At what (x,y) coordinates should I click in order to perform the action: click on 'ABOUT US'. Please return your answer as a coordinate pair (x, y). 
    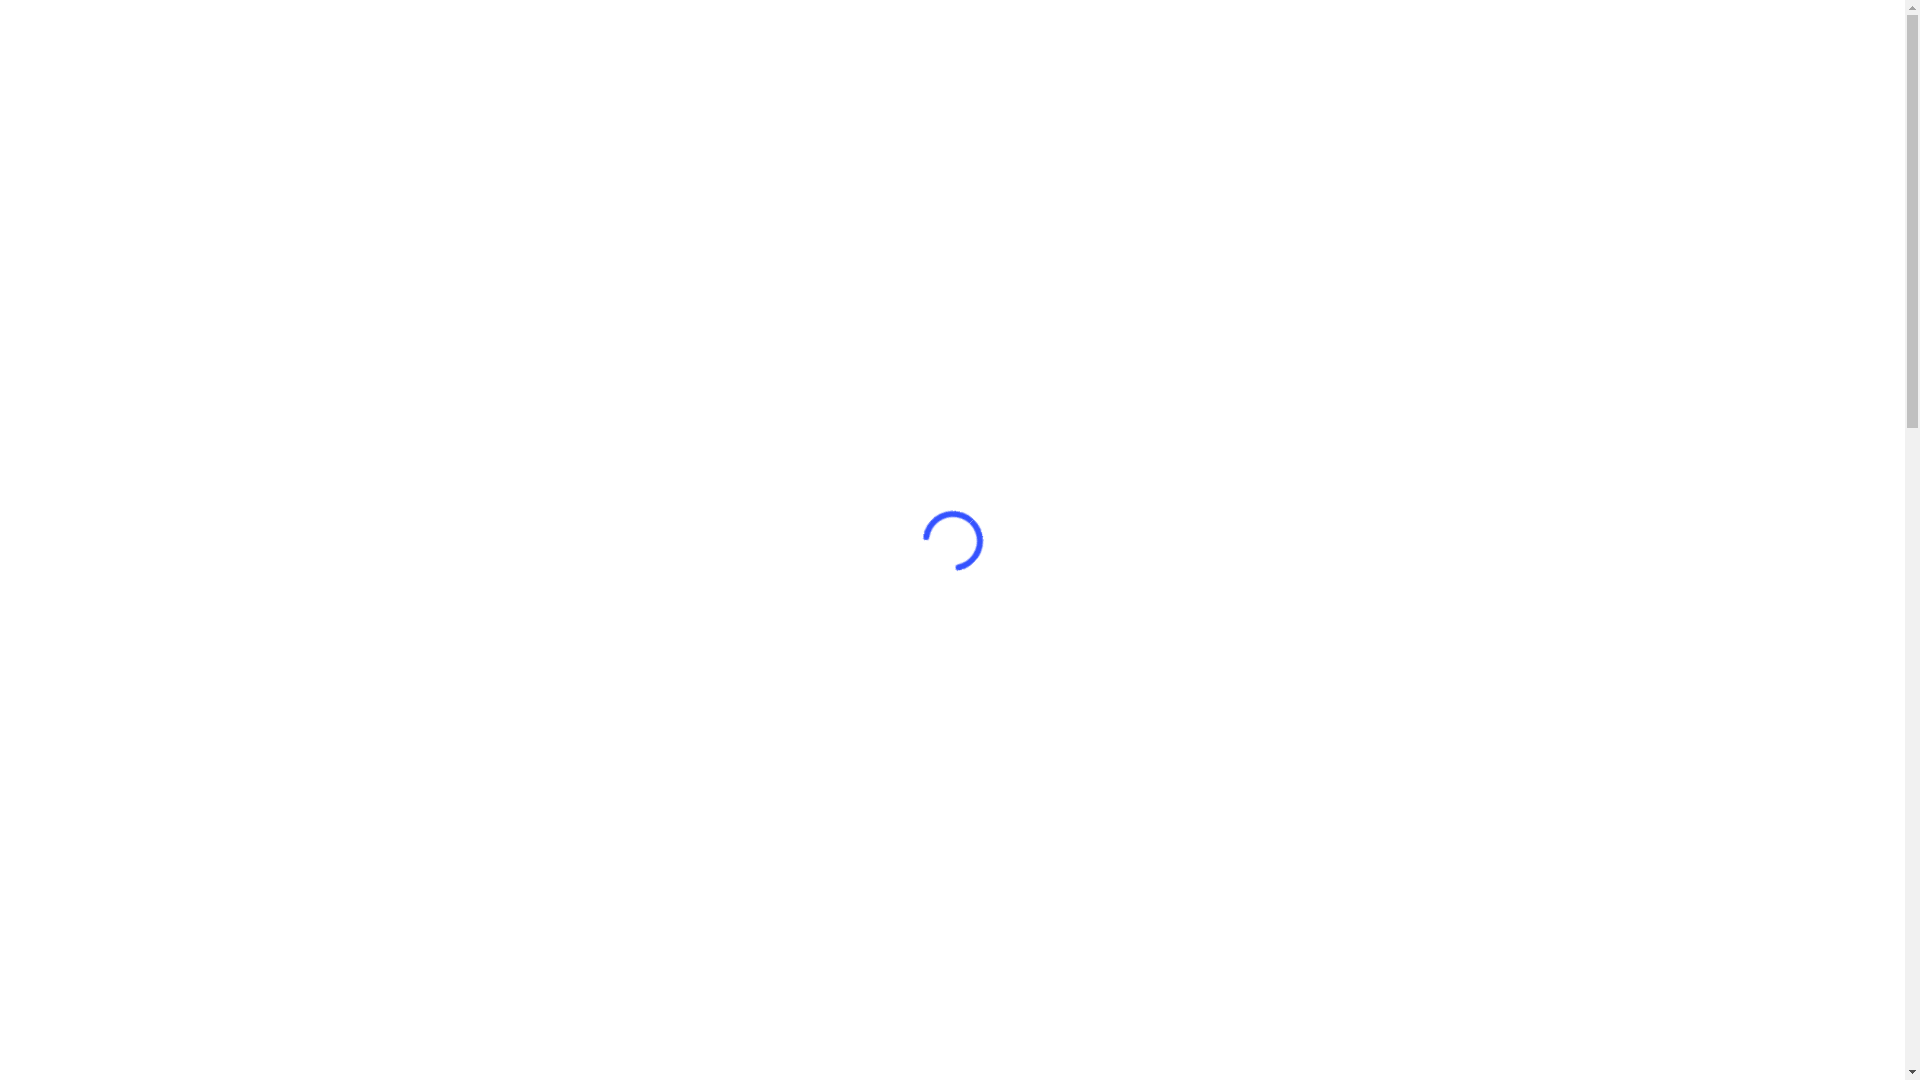
    Looking at the image, I should click on (1245, 76).